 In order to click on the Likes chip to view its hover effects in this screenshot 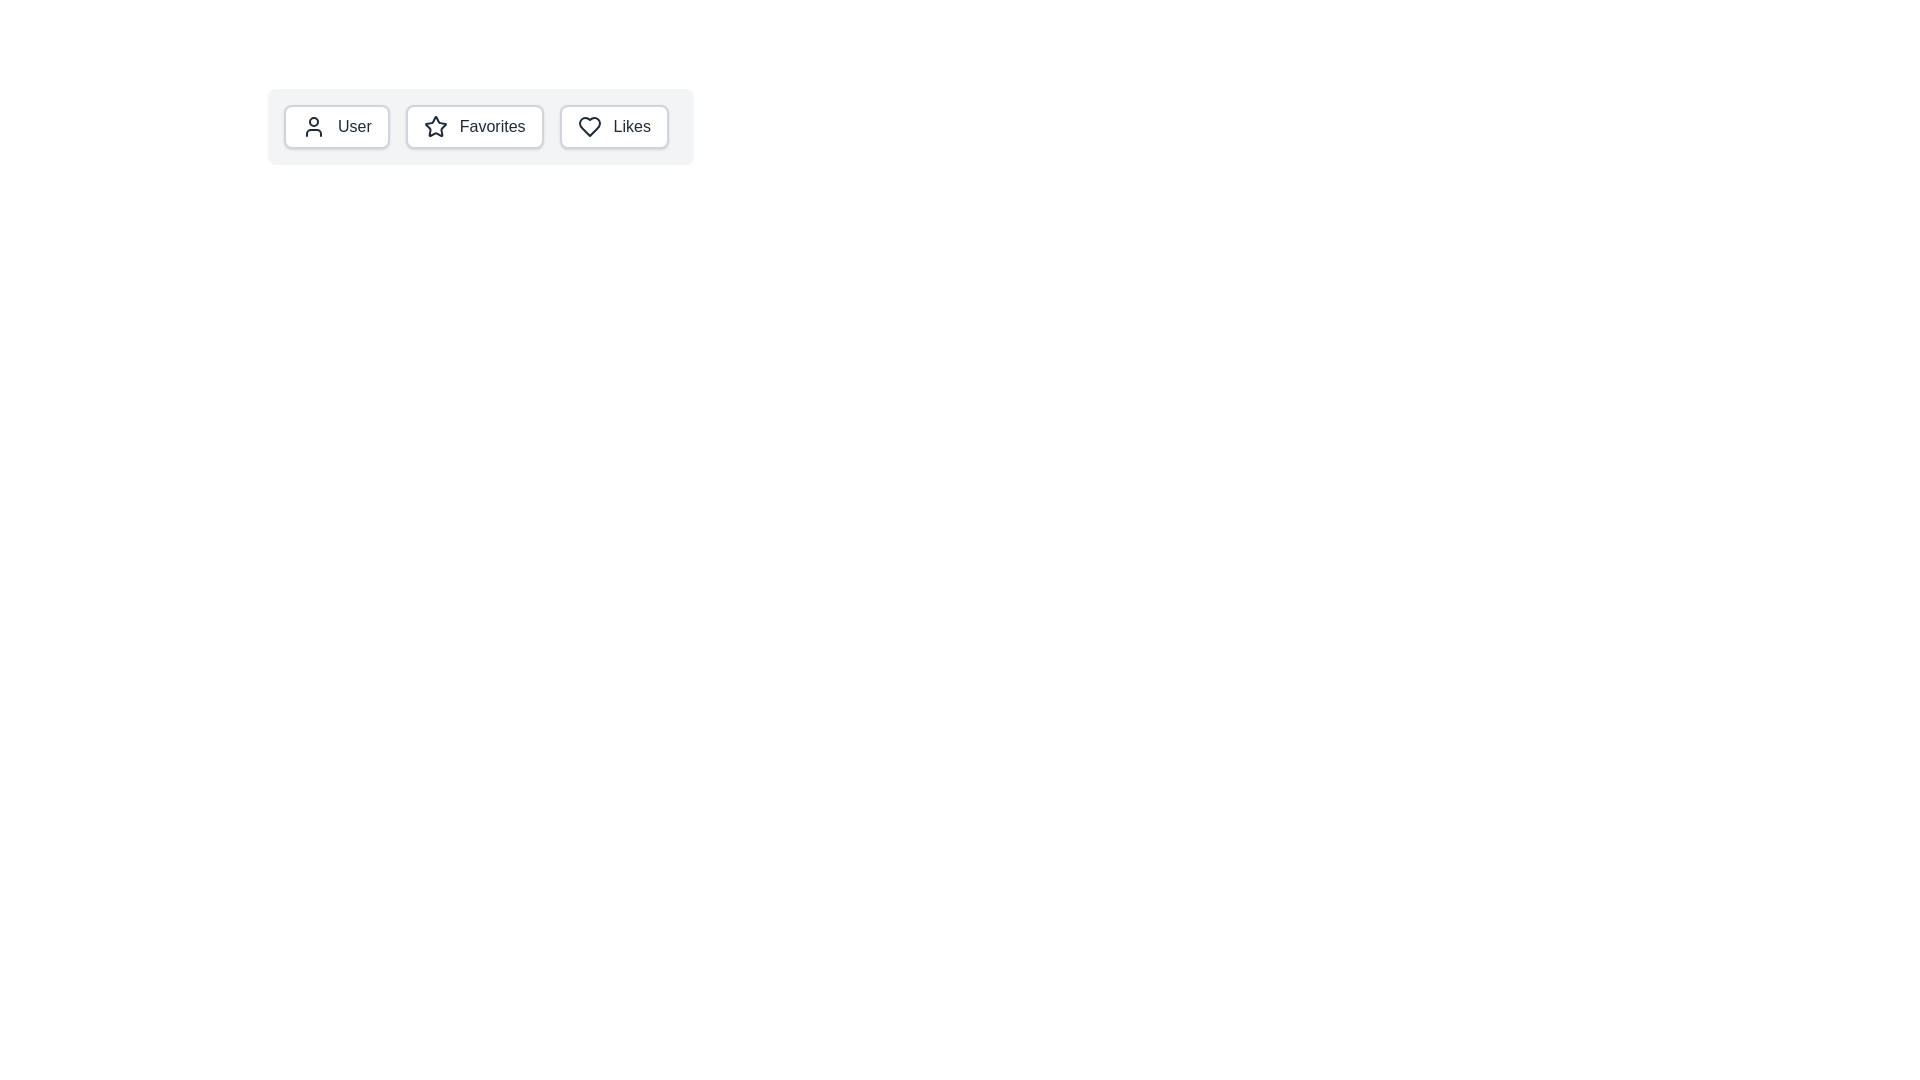, I will do `click(613, 127)`.